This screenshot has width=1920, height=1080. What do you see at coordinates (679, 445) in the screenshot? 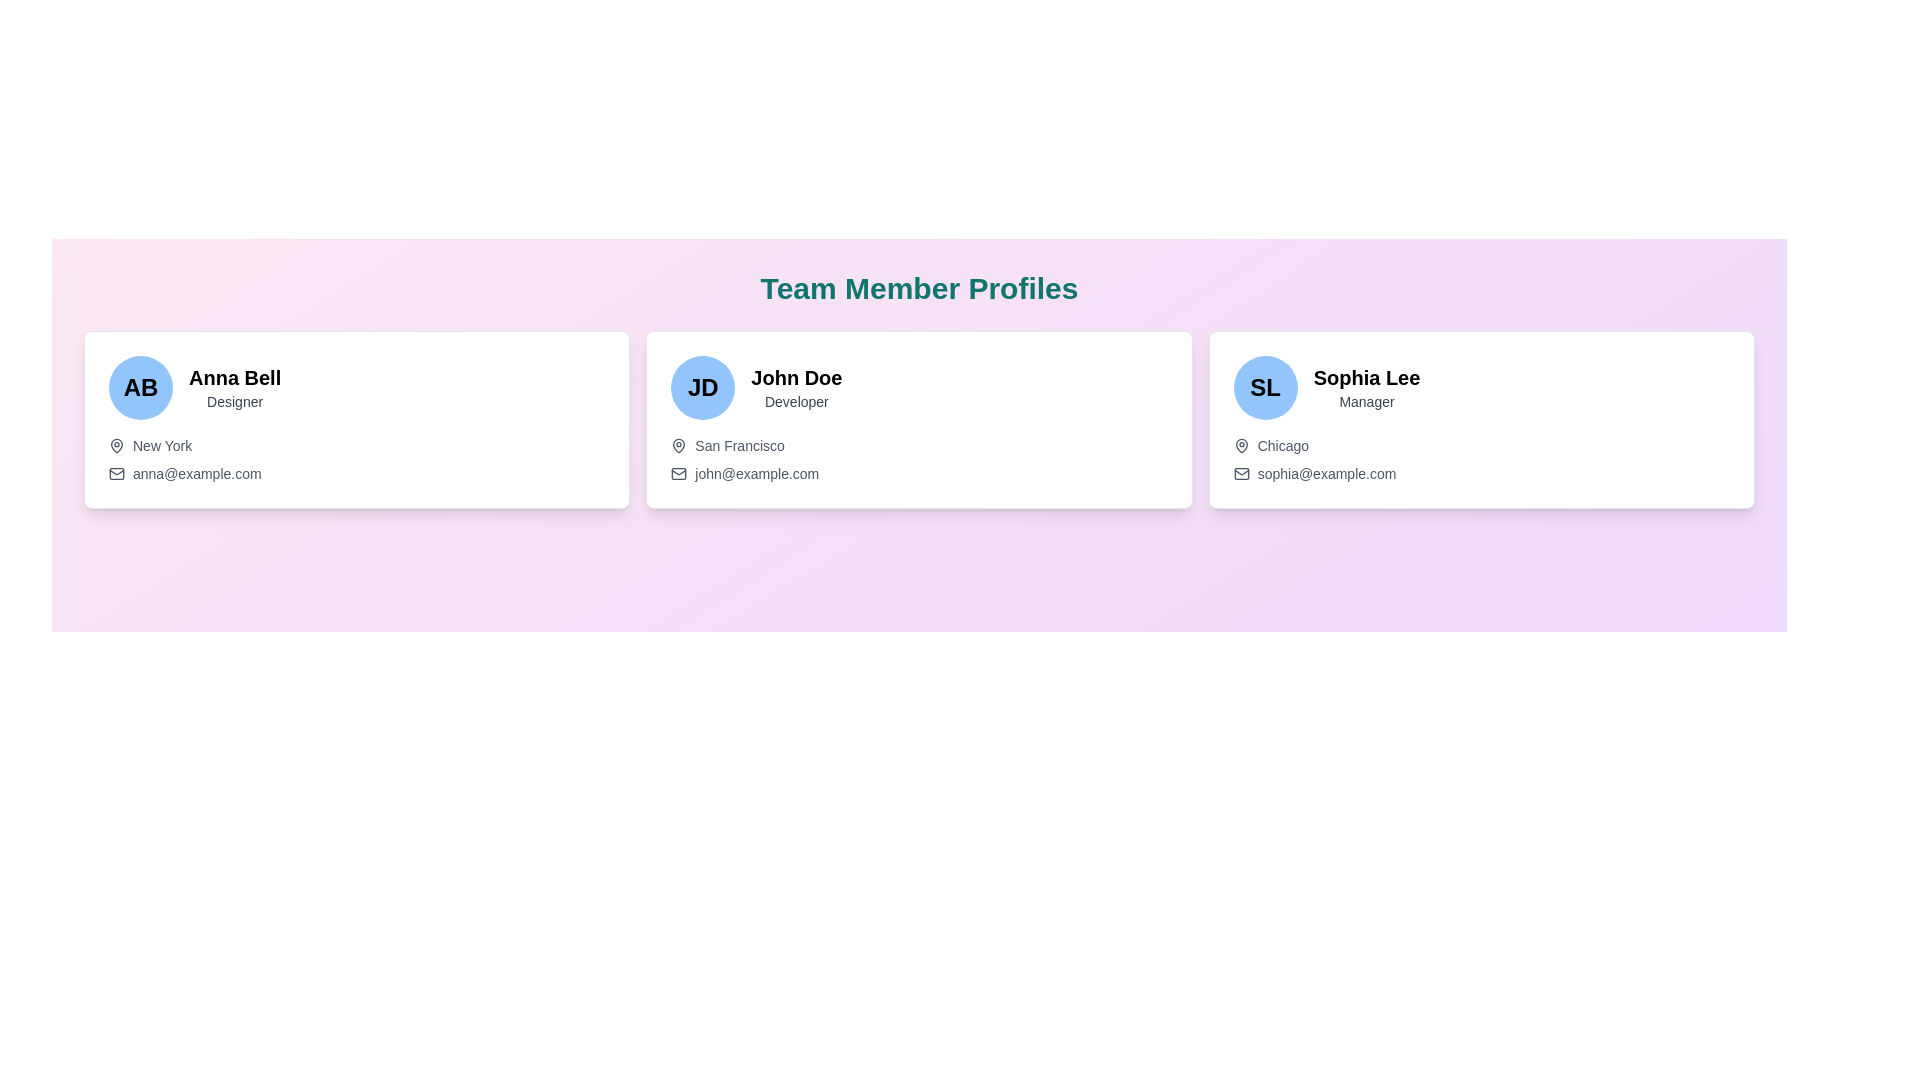
I see `the map pin icon located in John Doe's profile card, positioned below his name and to the left of 'San Francisco'` at bounding box center [679, 445].